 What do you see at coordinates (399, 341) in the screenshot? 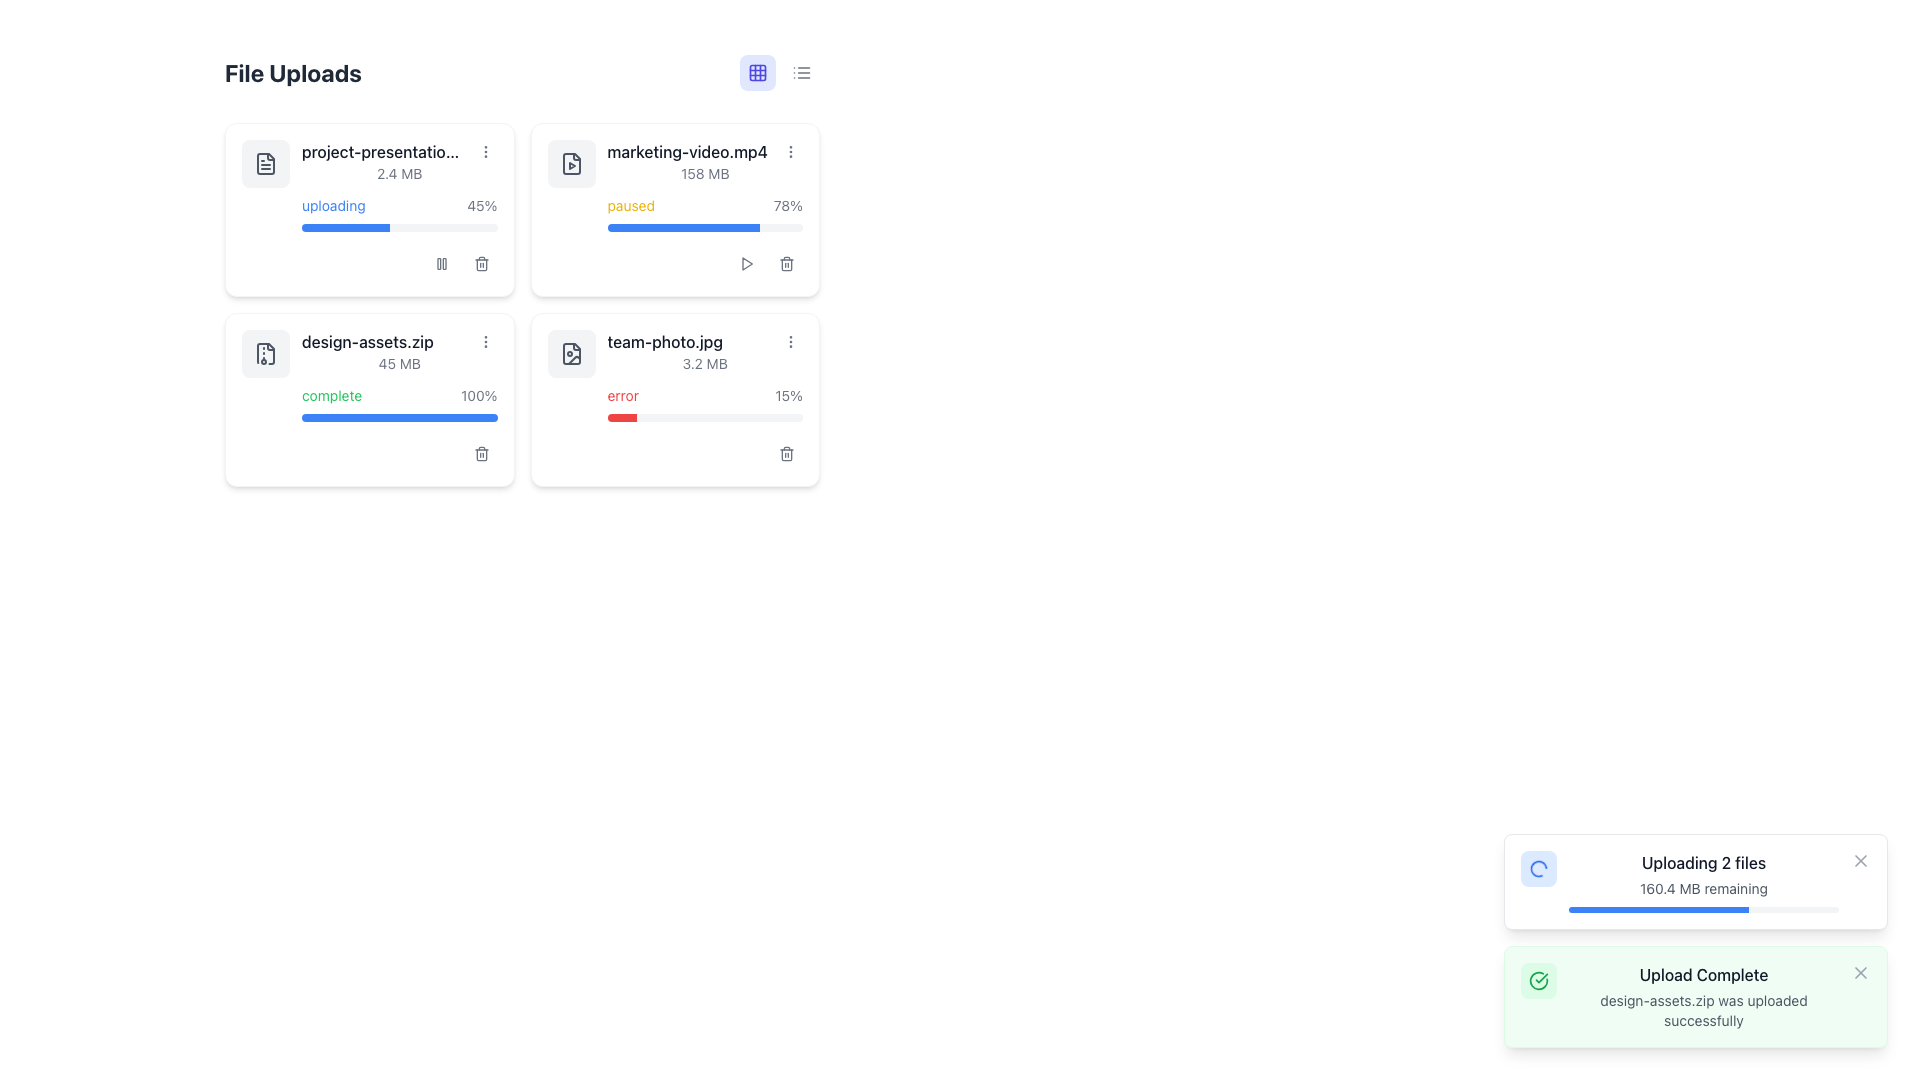
I see `the text label displaying the file name 'design-assets.zip' located` at bounding box center [399, 341].